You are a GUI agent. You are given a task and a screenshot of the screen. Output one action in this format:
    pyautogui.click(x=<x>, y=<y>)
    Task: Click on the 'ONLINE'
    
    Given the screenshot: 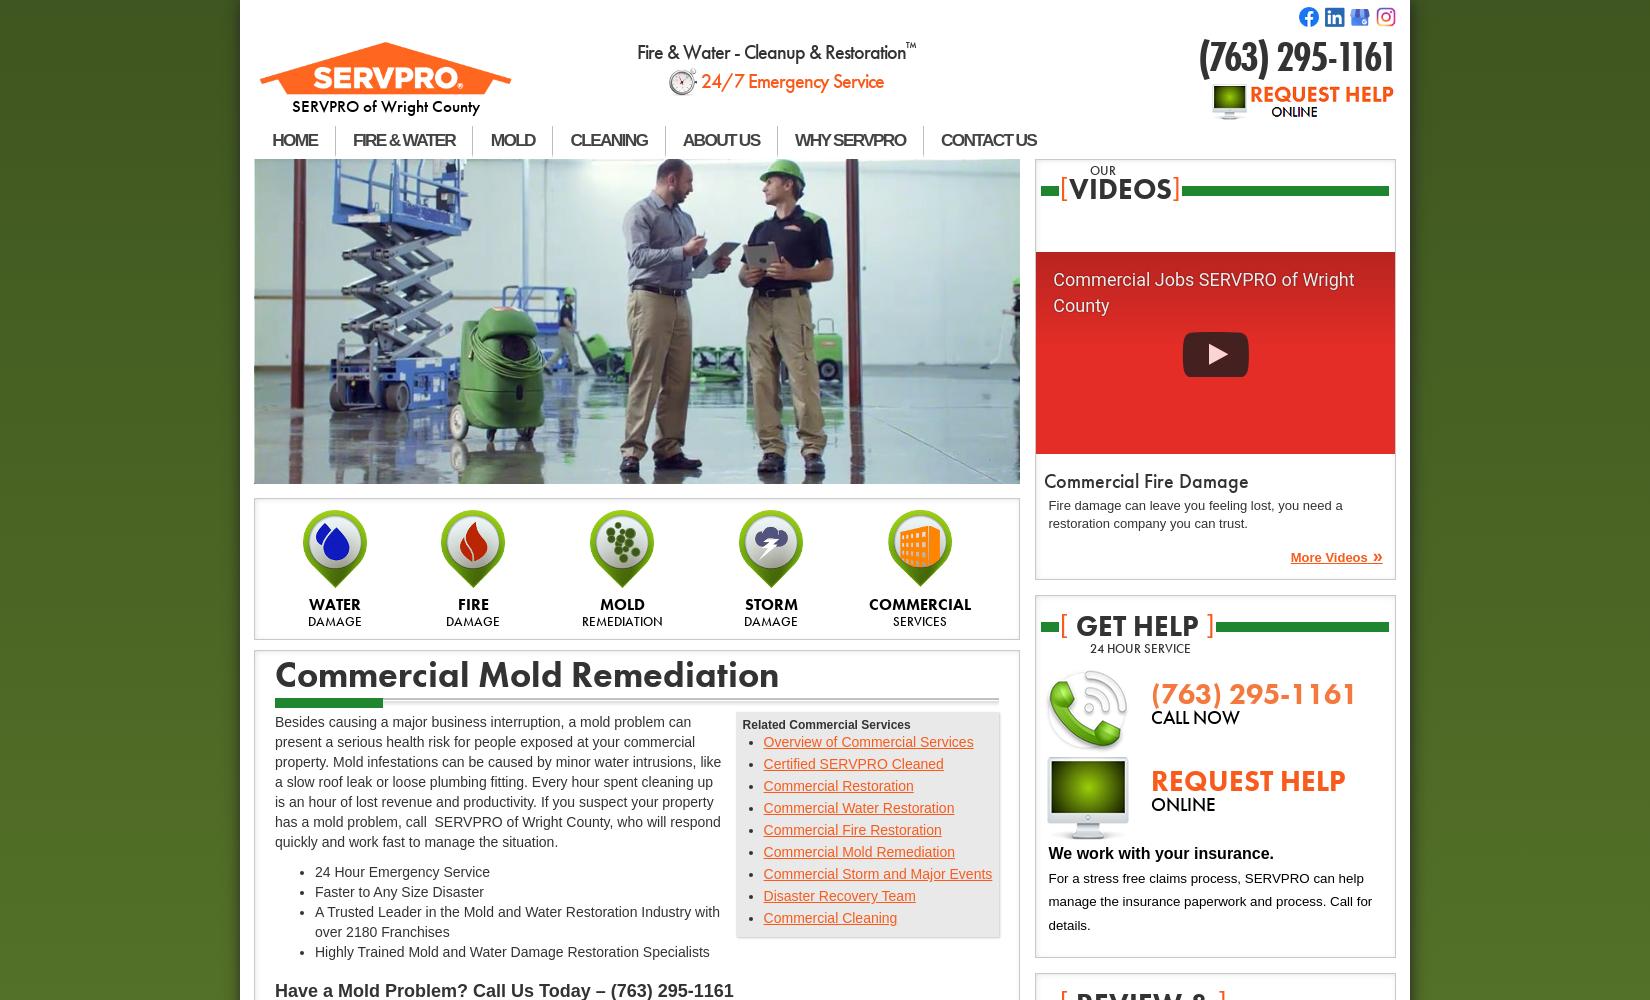 What is the action you would take?
    pyautogui.click(x=1182, y=804)
    